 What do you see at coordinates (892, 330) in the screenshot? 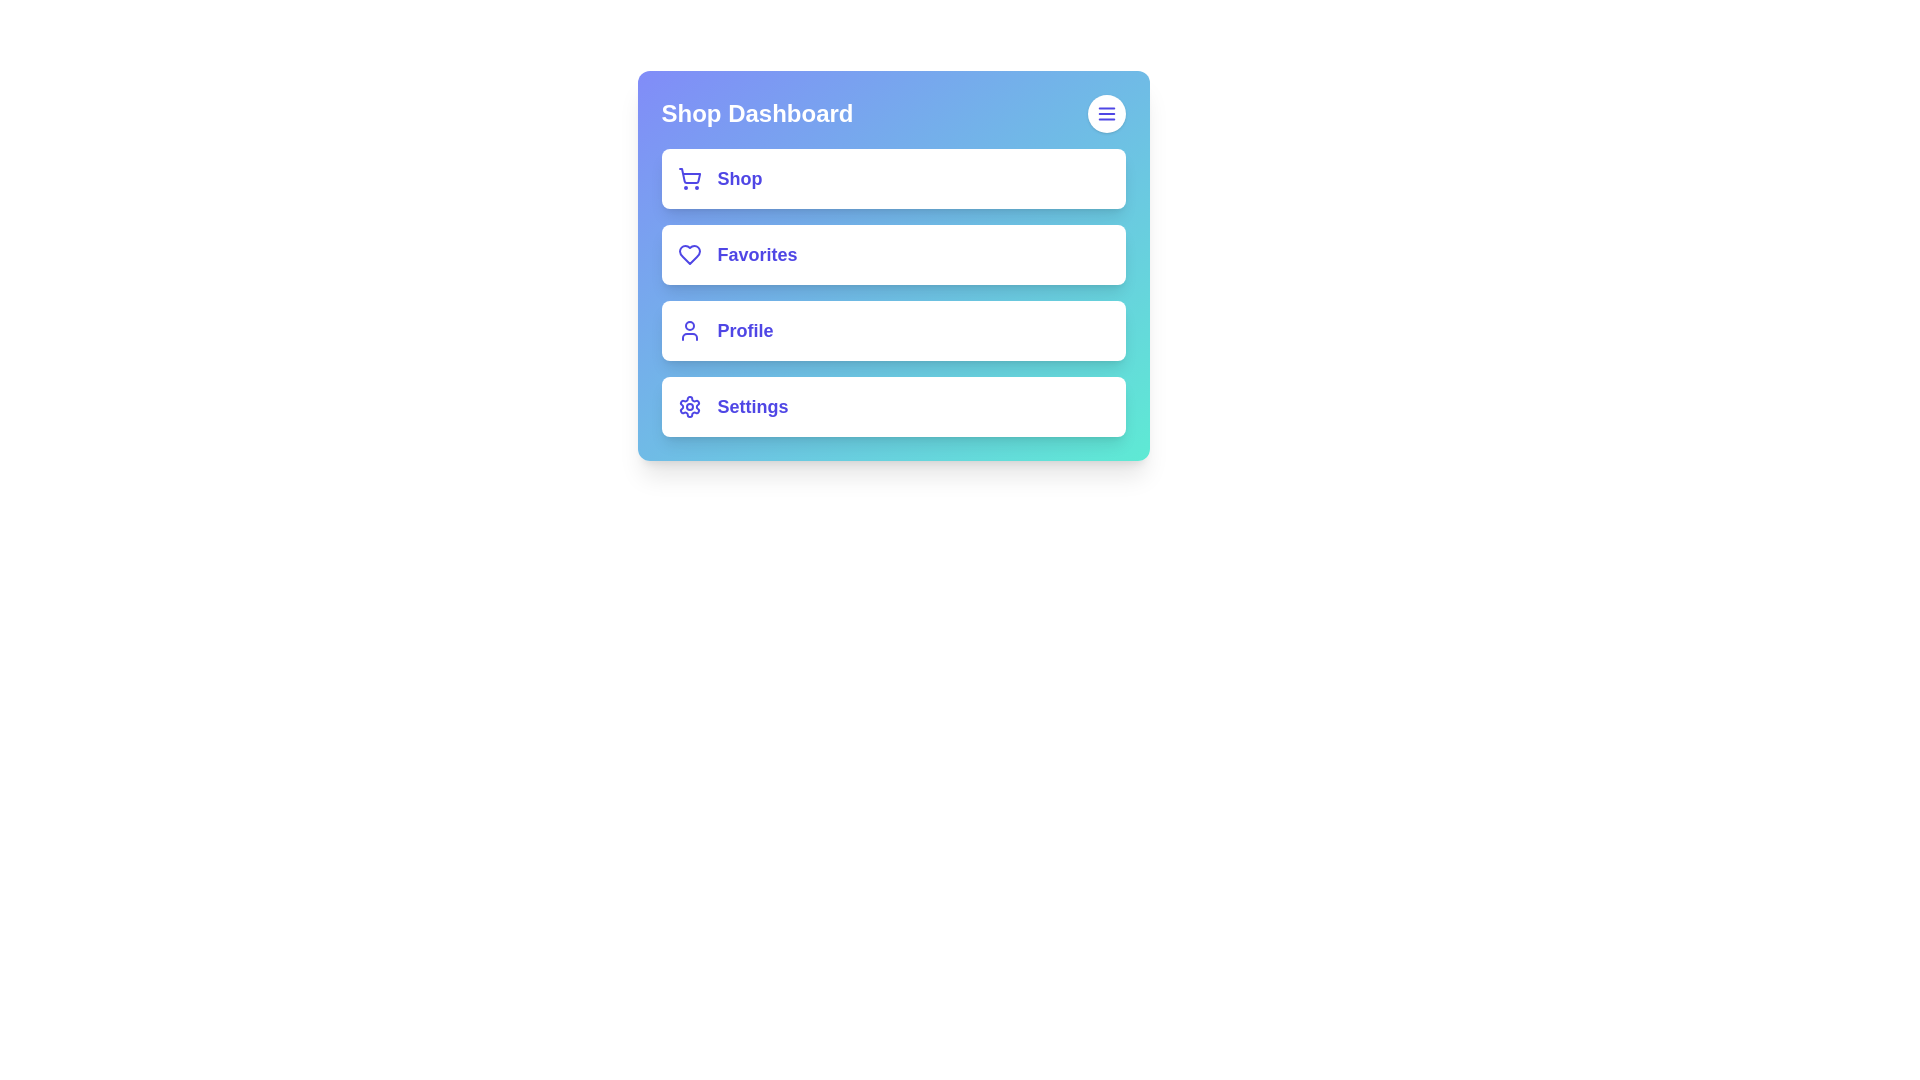
I see `the 'Profile' option in the menu` at bounding box center [892, 330].